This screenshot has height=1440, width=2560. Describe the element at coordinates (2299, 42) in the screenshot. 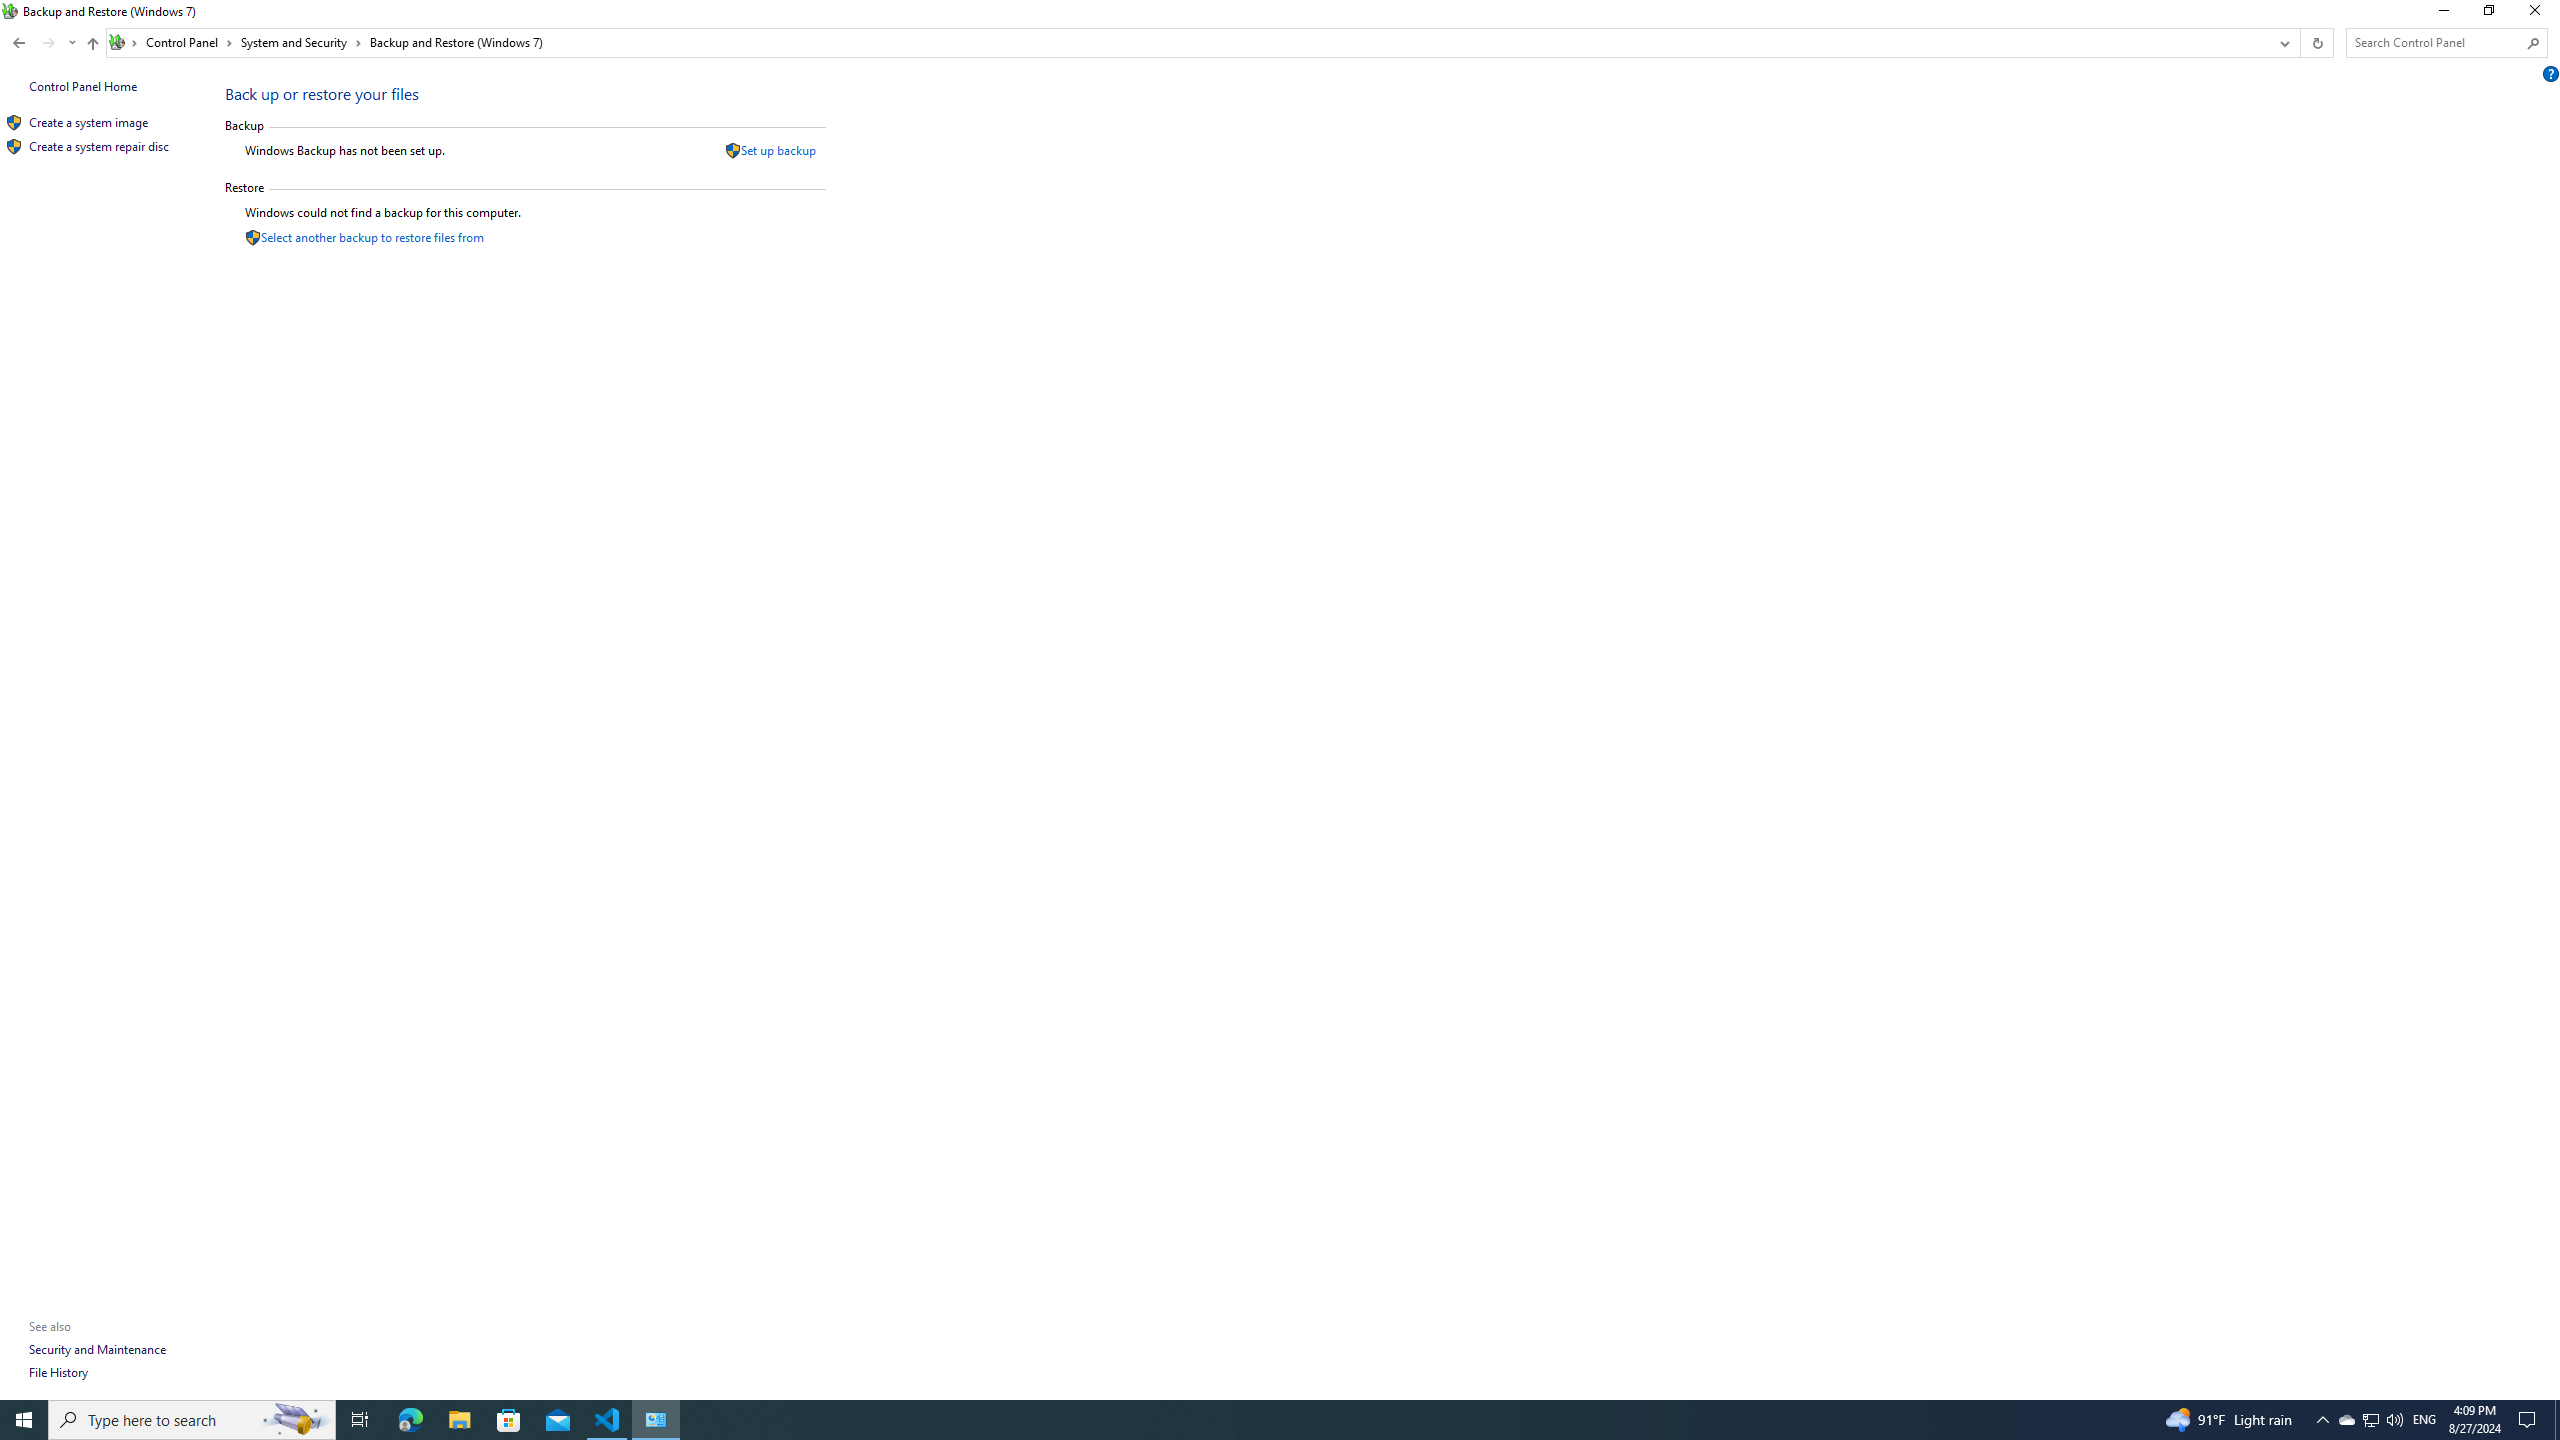

I see `'Address band toolbar'` at that location.